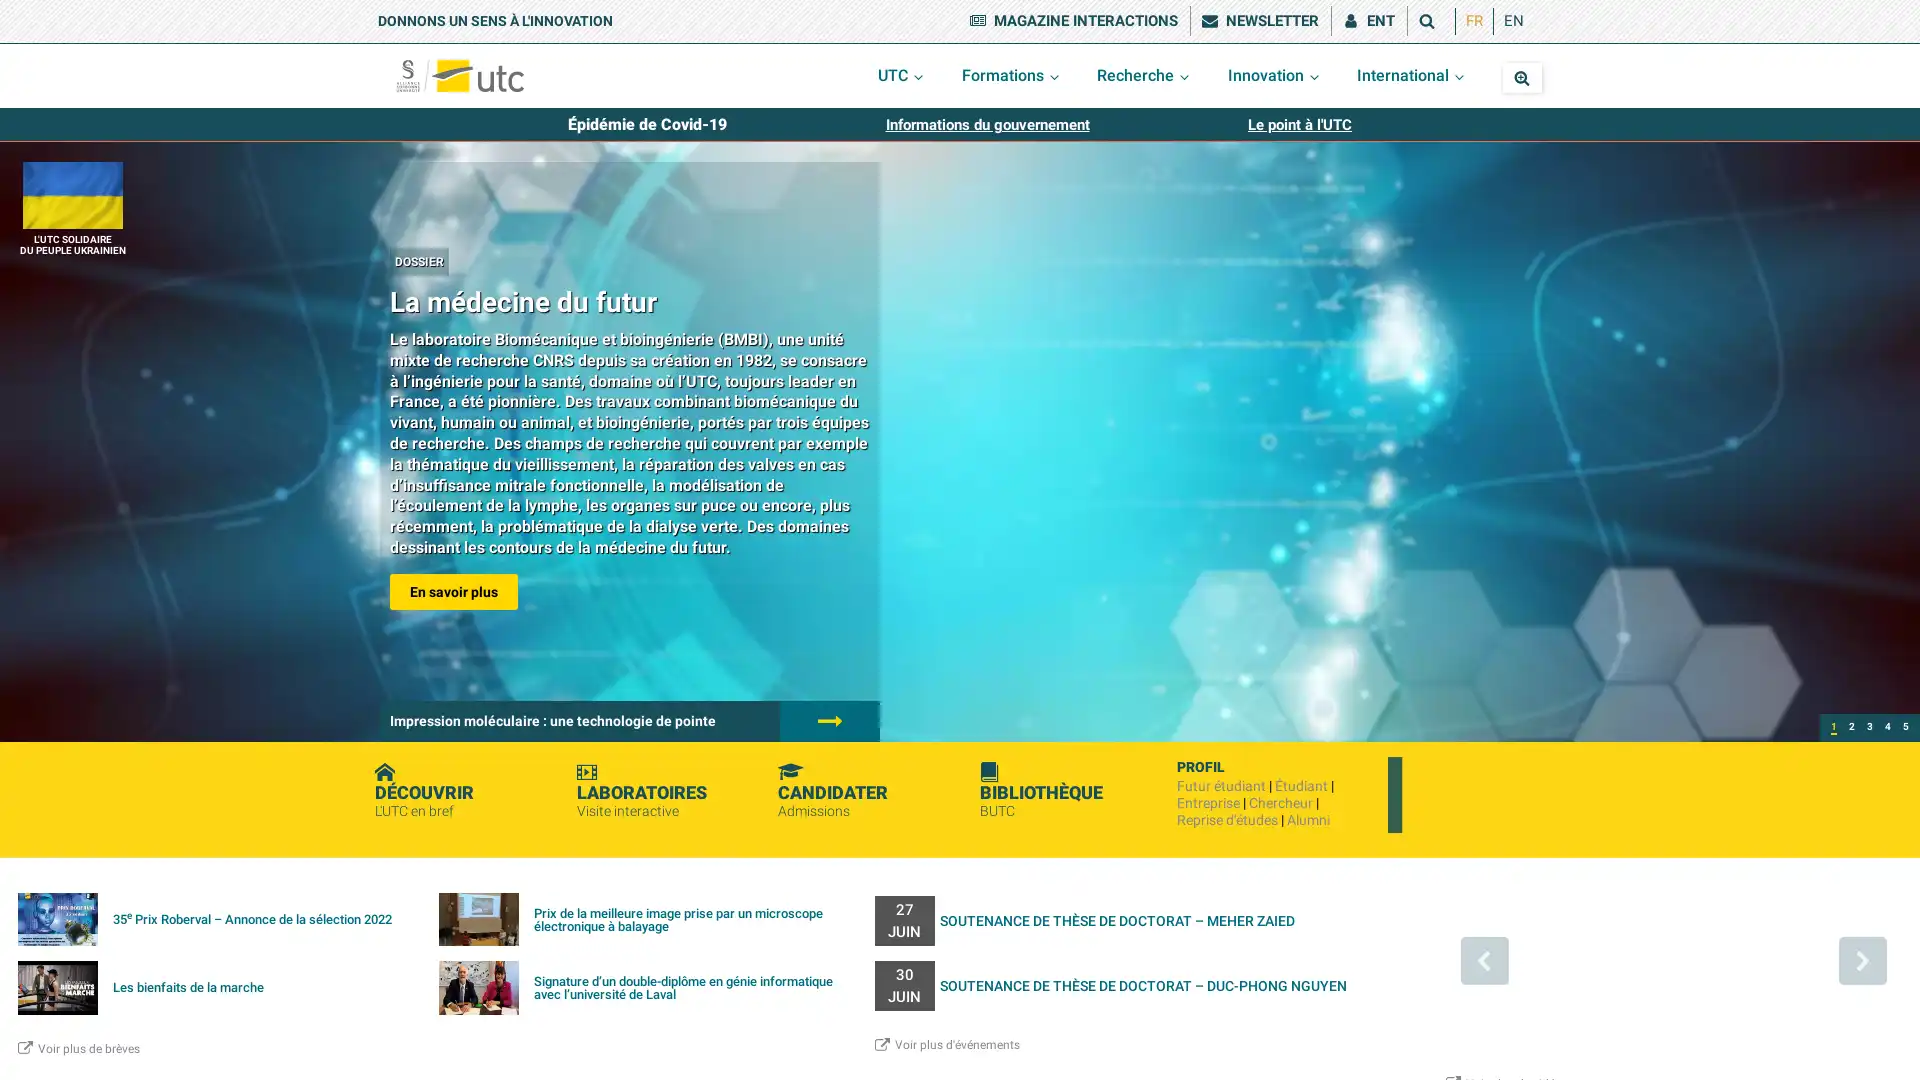  What do you see at coordinates (1886, 728) in the screenshot?
I see `Une IA sure et robuste` at bounding box center [1886, 728].